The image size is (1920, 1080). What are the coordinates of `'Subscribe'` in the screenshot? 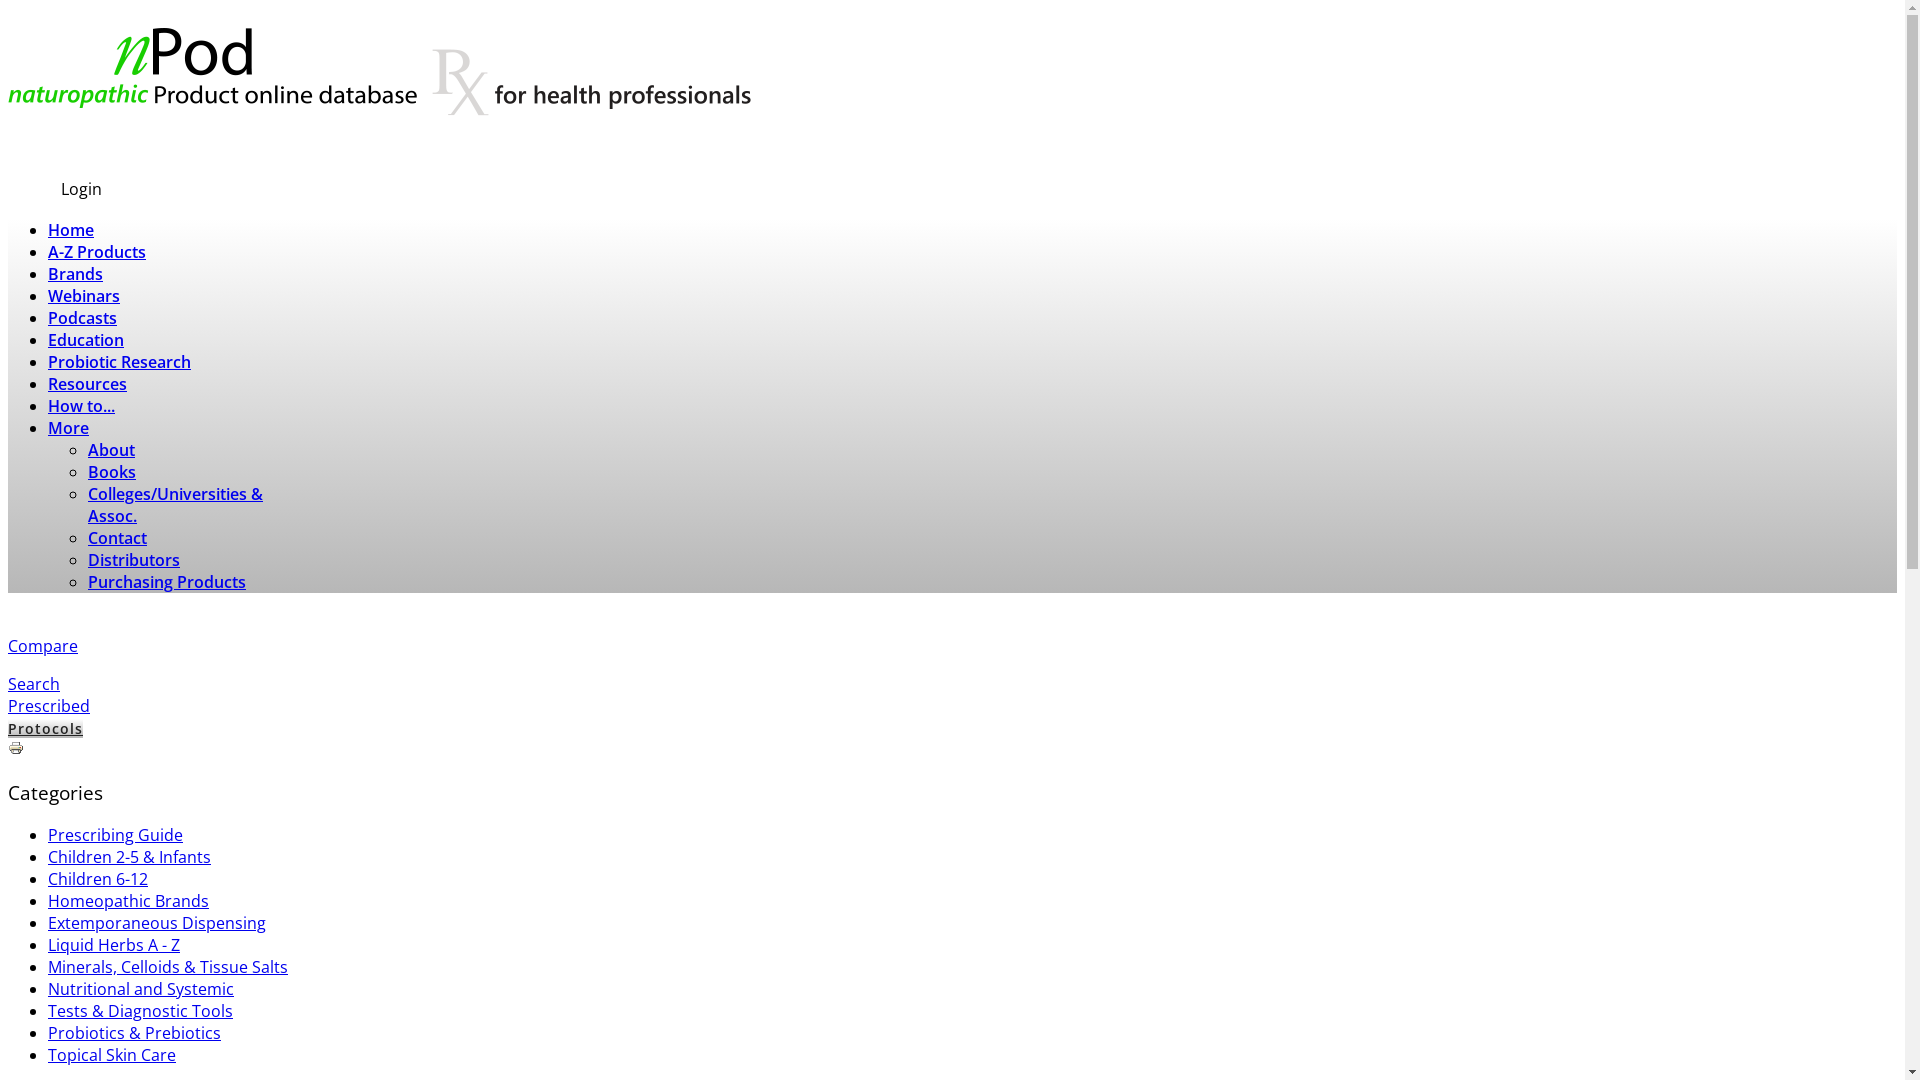 It's located at (45, 146).